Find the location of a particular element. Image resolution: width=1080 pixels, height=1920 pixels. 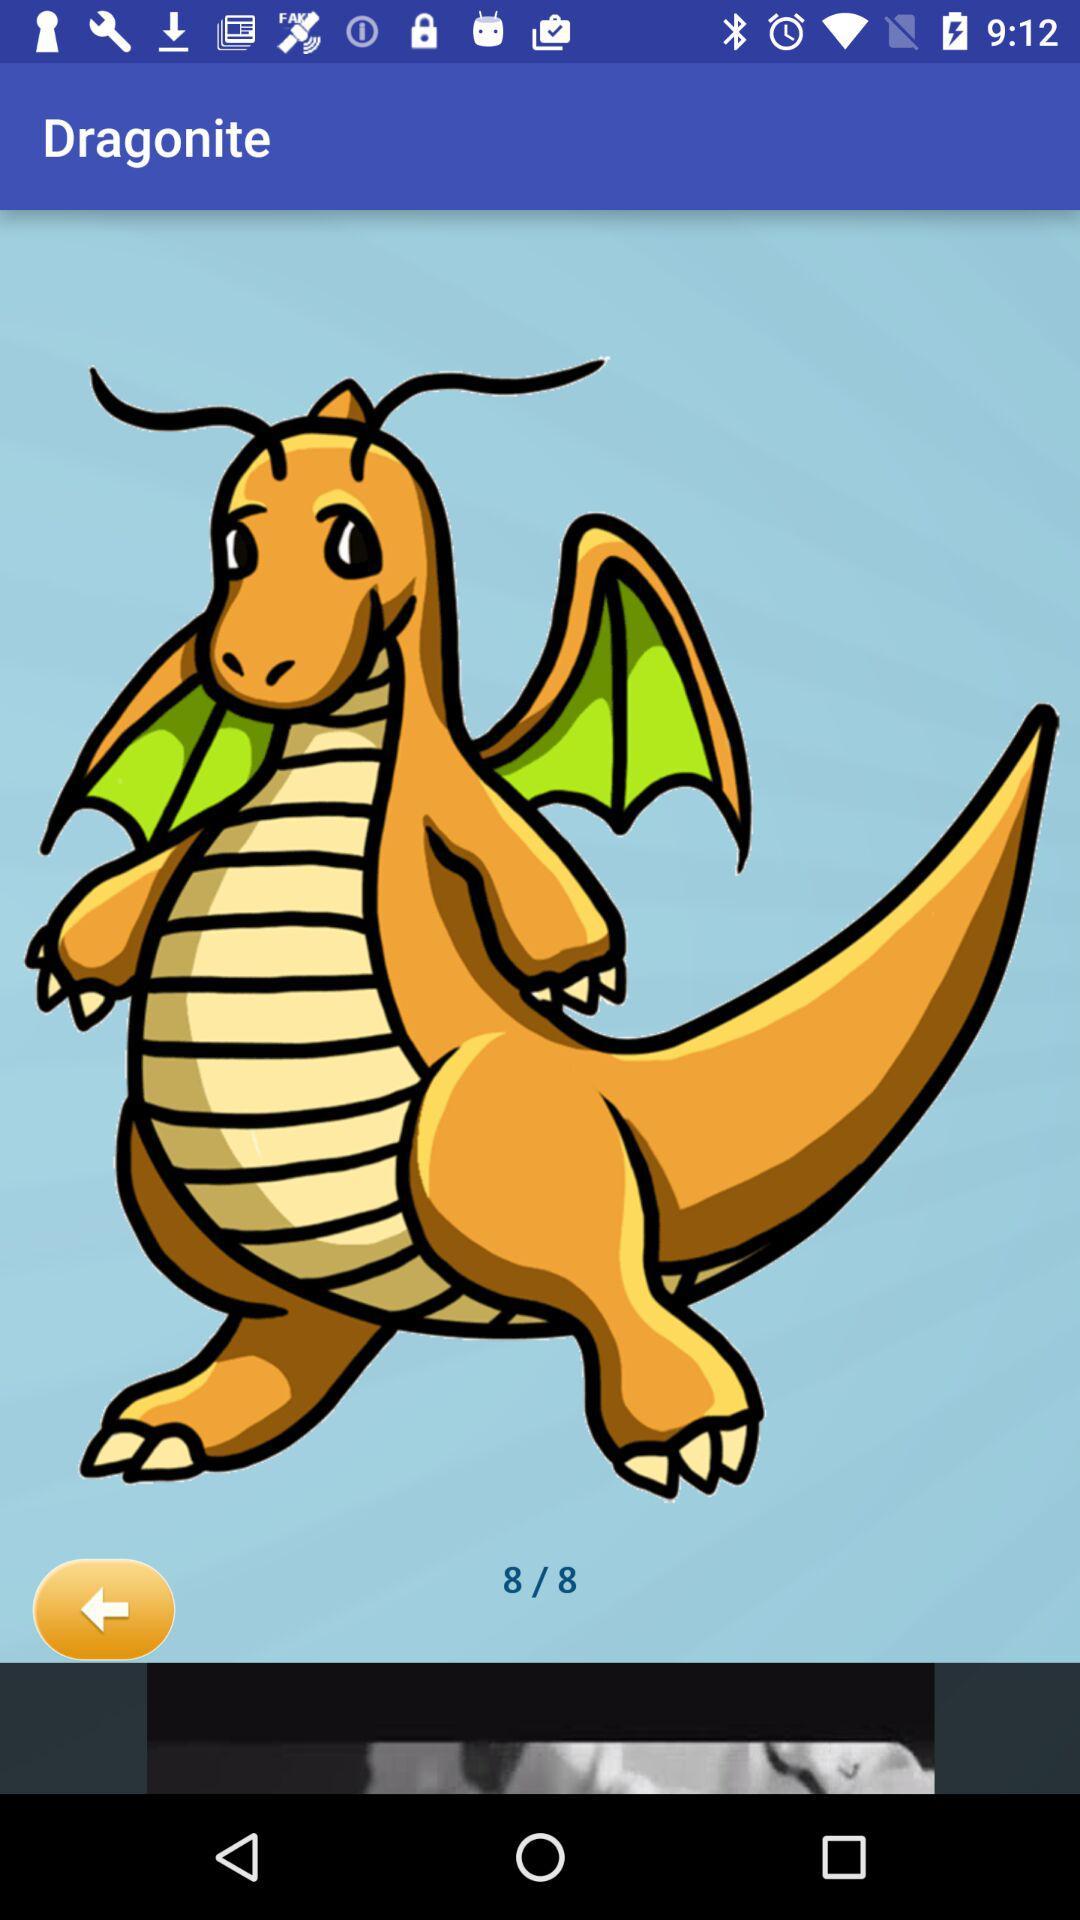

the item next to 8 / 8 is located at coordinates (103, 1610).